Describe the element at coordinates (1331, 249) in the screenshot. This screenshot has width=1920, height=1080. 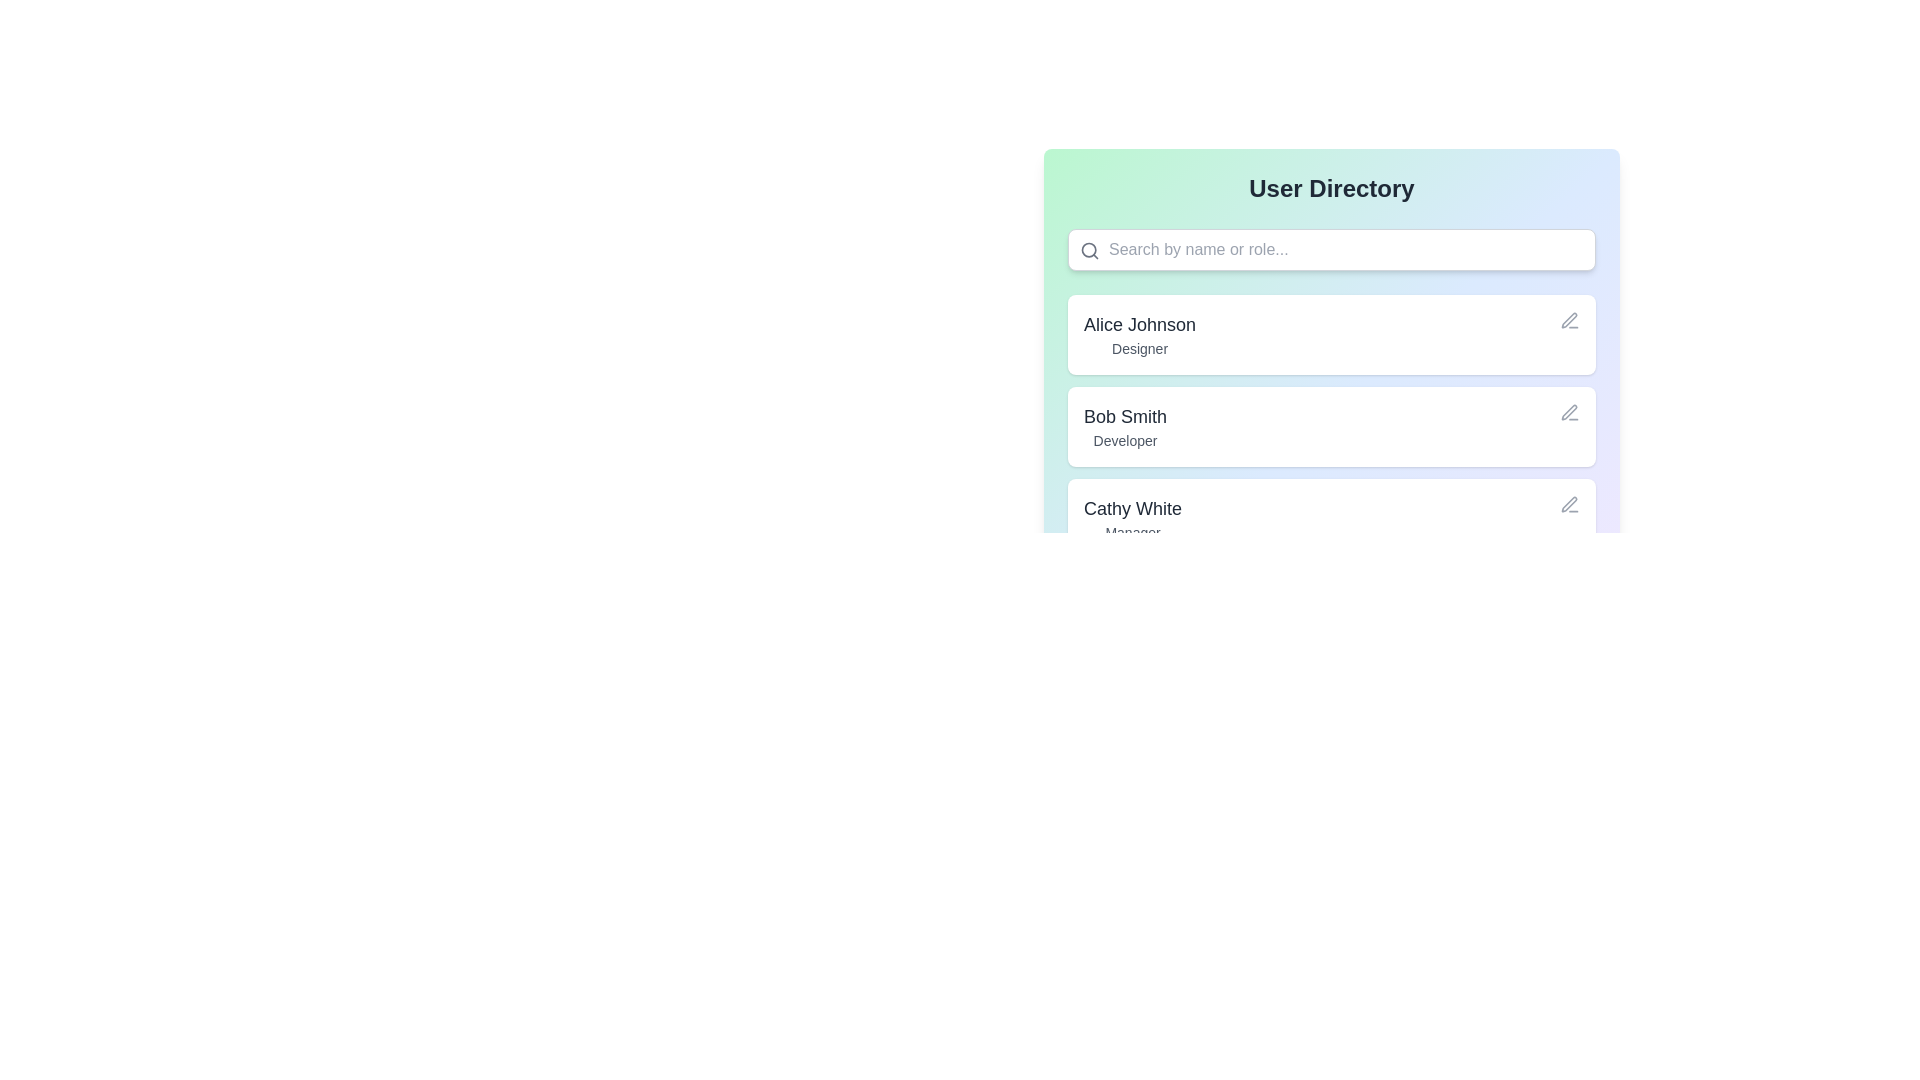
I see `the search input field located at the top of the 'User Directory' card` at that location.